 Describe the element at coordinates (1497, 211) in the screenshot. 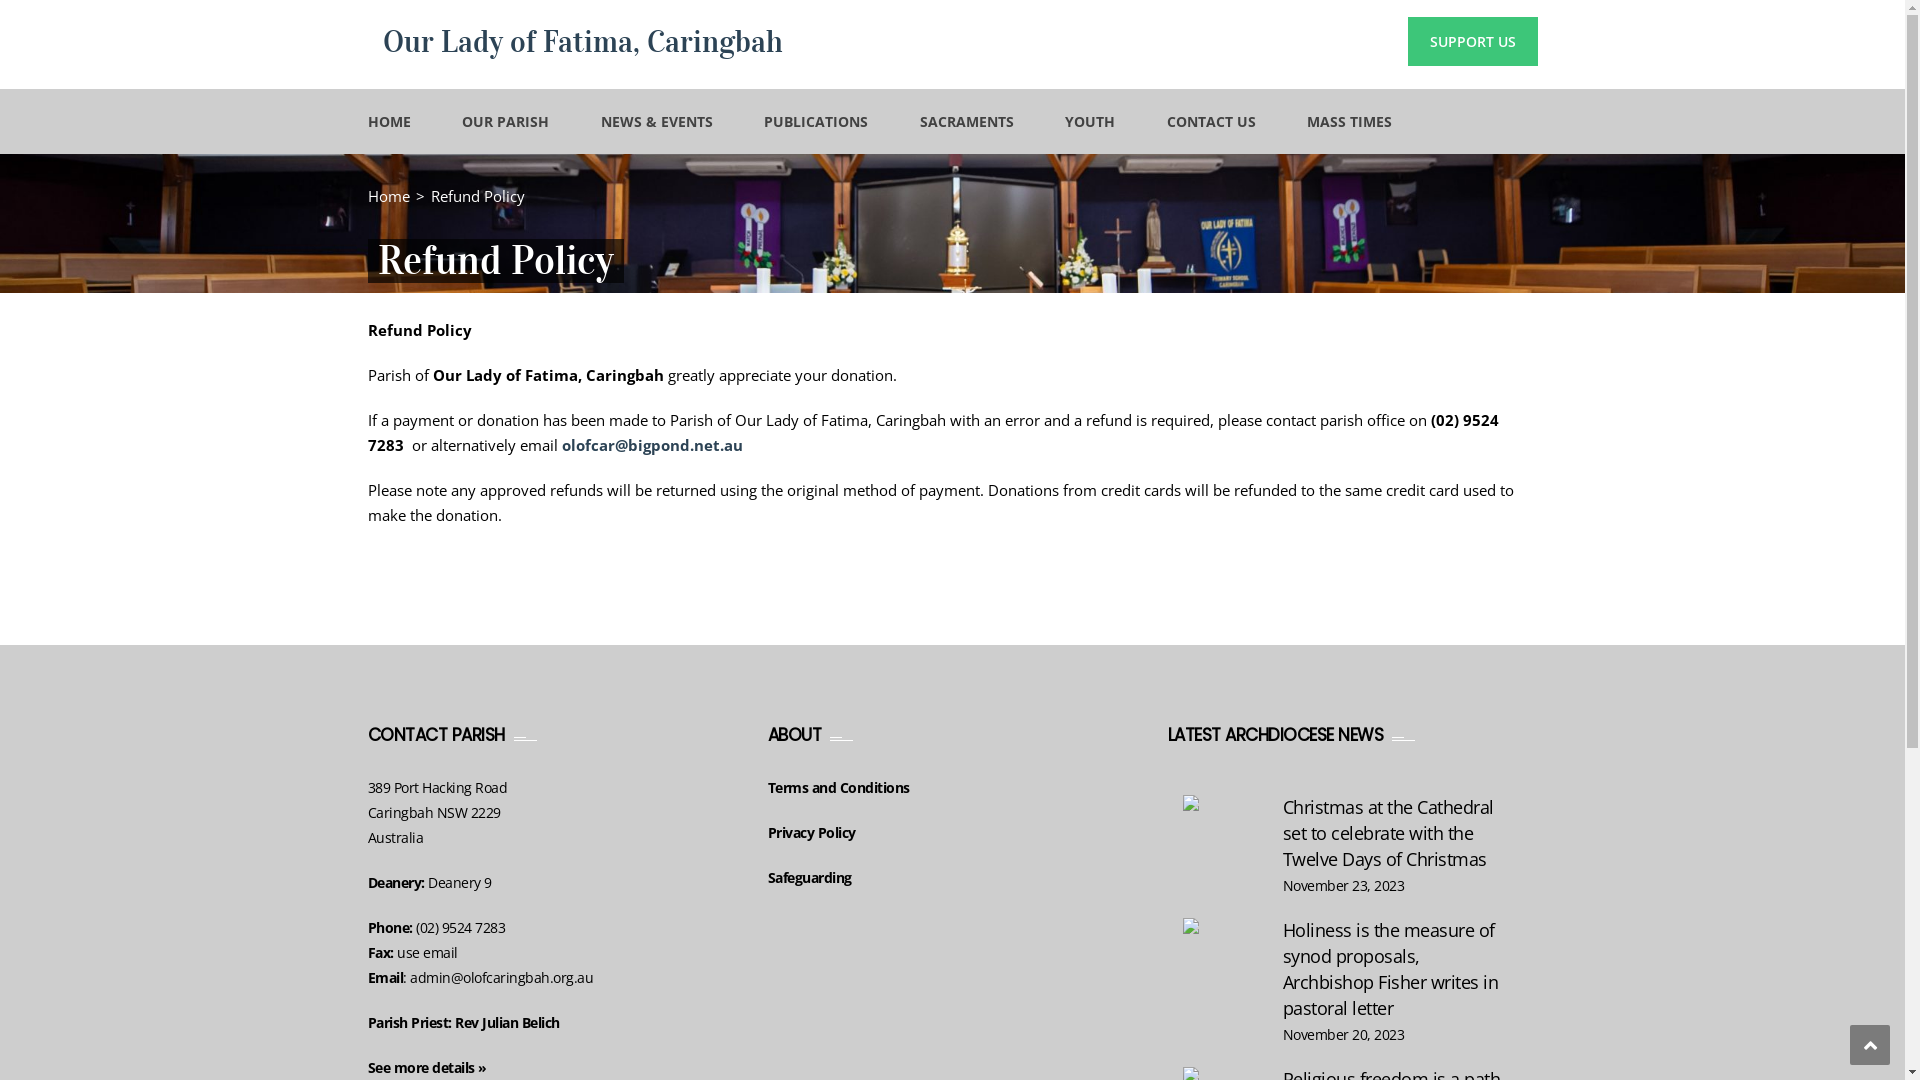

I see `'Search'` at that location.